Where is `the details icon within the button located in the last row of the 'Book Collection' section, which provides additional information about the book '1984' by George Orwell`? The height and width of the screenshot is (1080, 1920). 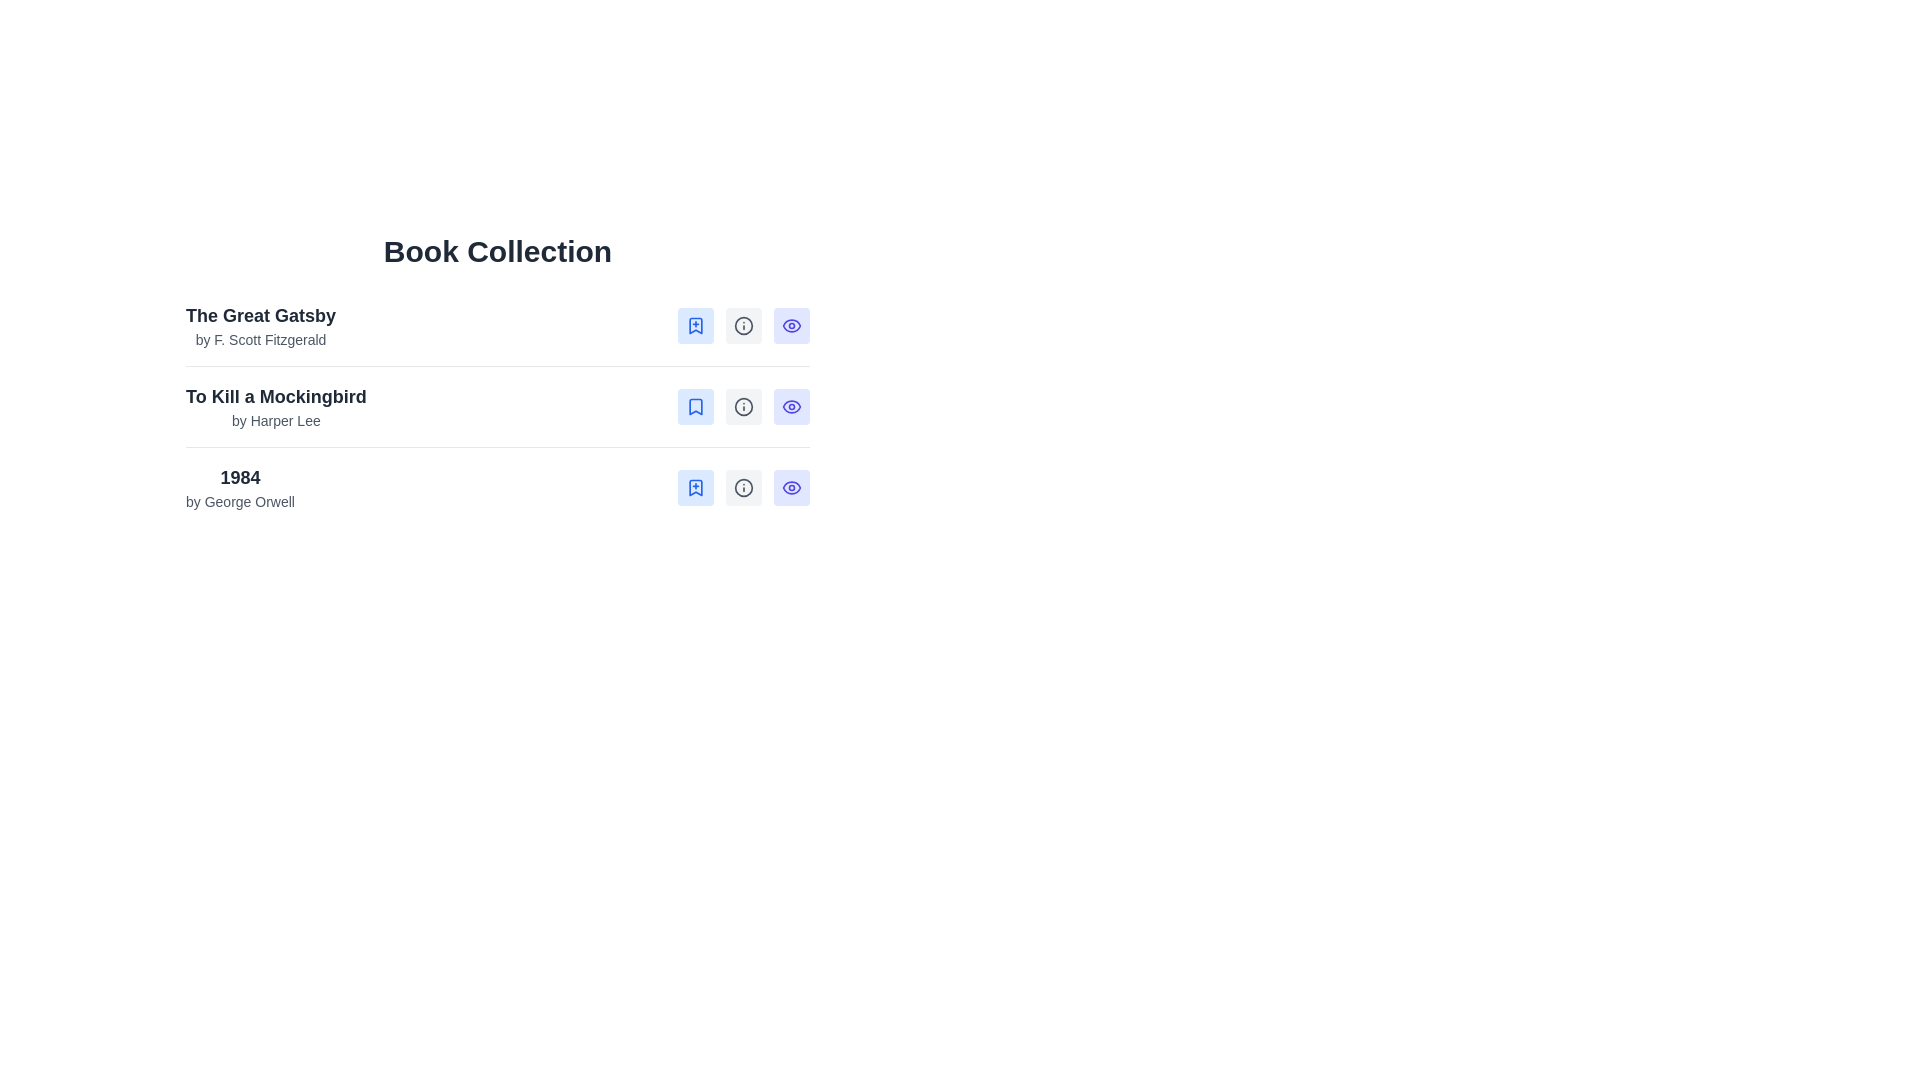
the details icon within the button located in the last row of the 'Book Collection' section, which provides additional information about the book '1984' by George Orwell is located at coordinates (743, 488).